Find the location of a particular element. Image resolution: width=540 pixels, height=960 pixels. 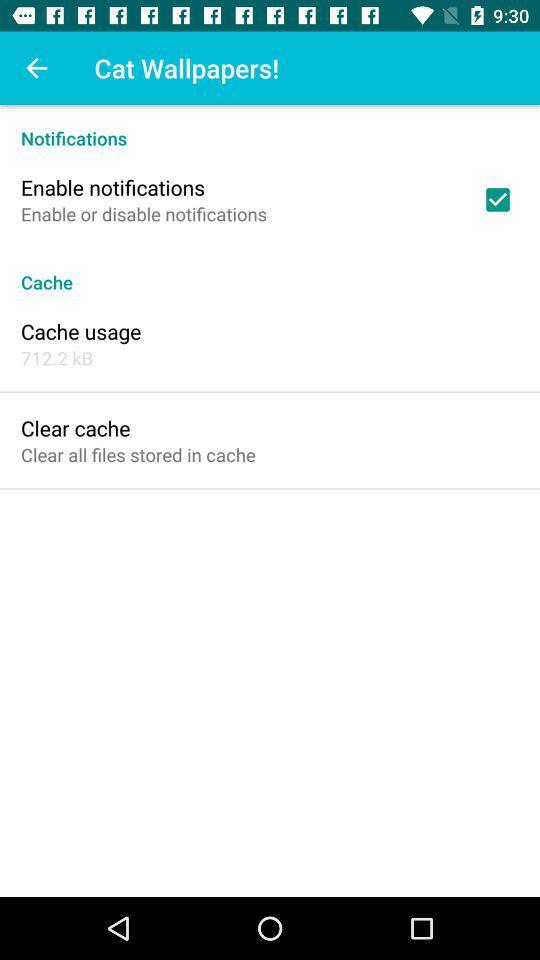

the item below the cache icon is located at coordinates (80, 331).